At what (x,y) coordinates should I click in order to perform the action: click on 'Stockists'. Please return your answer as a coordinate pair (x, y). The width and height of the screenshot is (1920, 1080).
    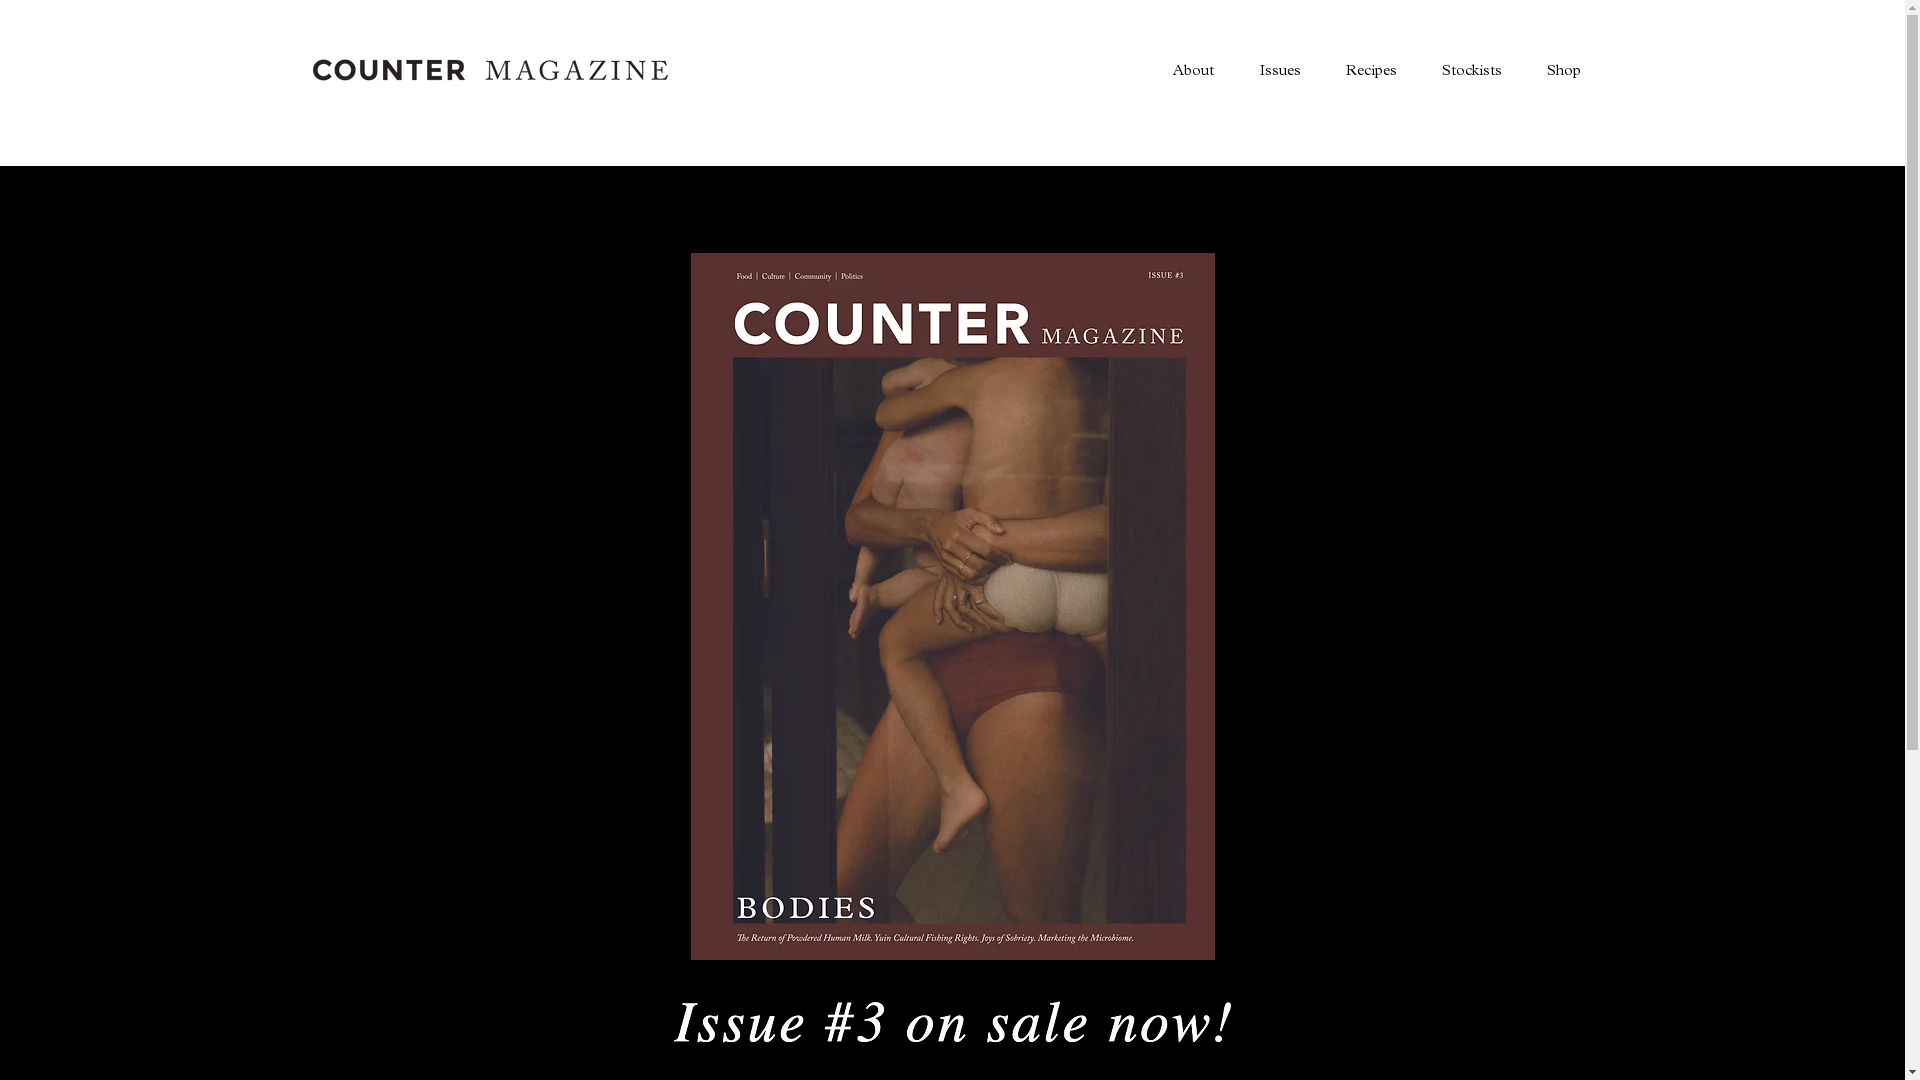
    Looking at the image, I should click on (1470, 68).